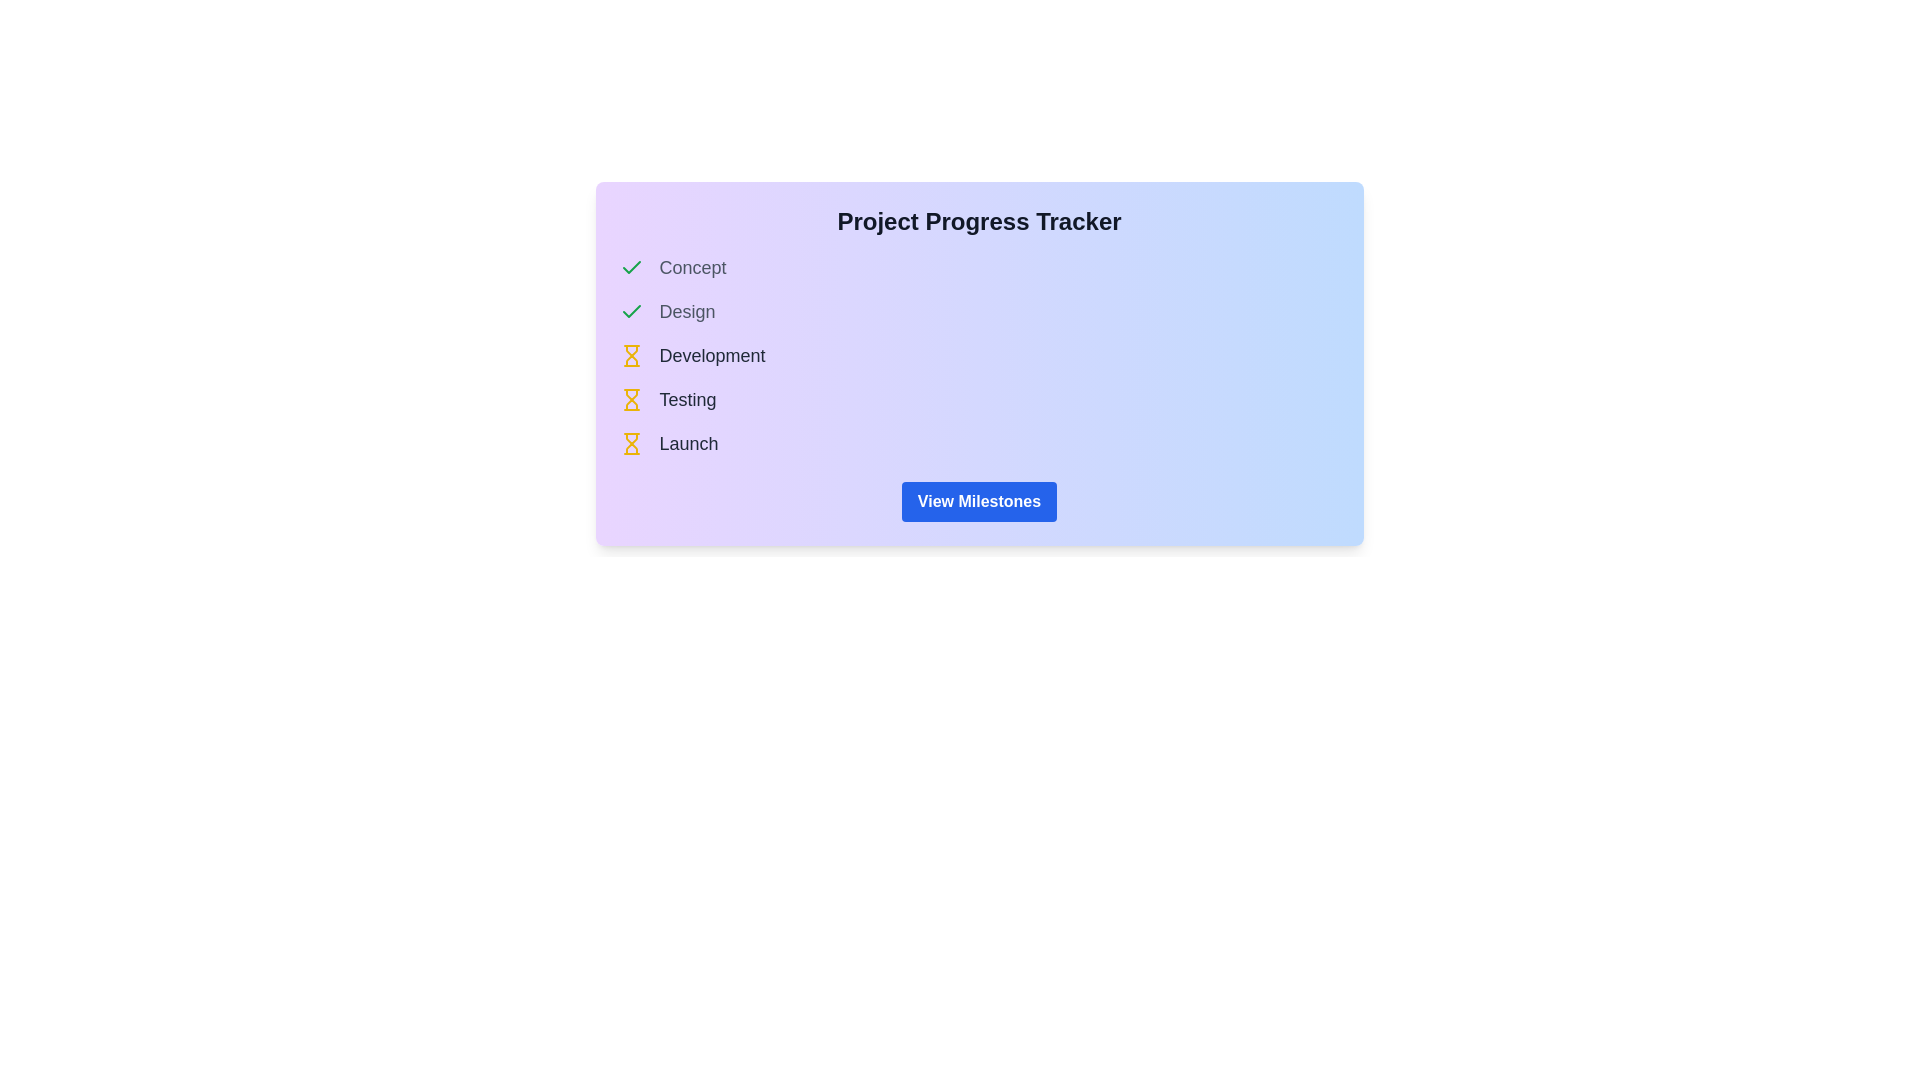 Image resolution: width=1920 pixels, height=1080 pixels. What do you see at coordinates (630, 311) in the screenshot?
I see `the green checkmark icon symbolizing completion located next to the text 'Concept' in the progress tracker interface` at bounding box center [630, 311].